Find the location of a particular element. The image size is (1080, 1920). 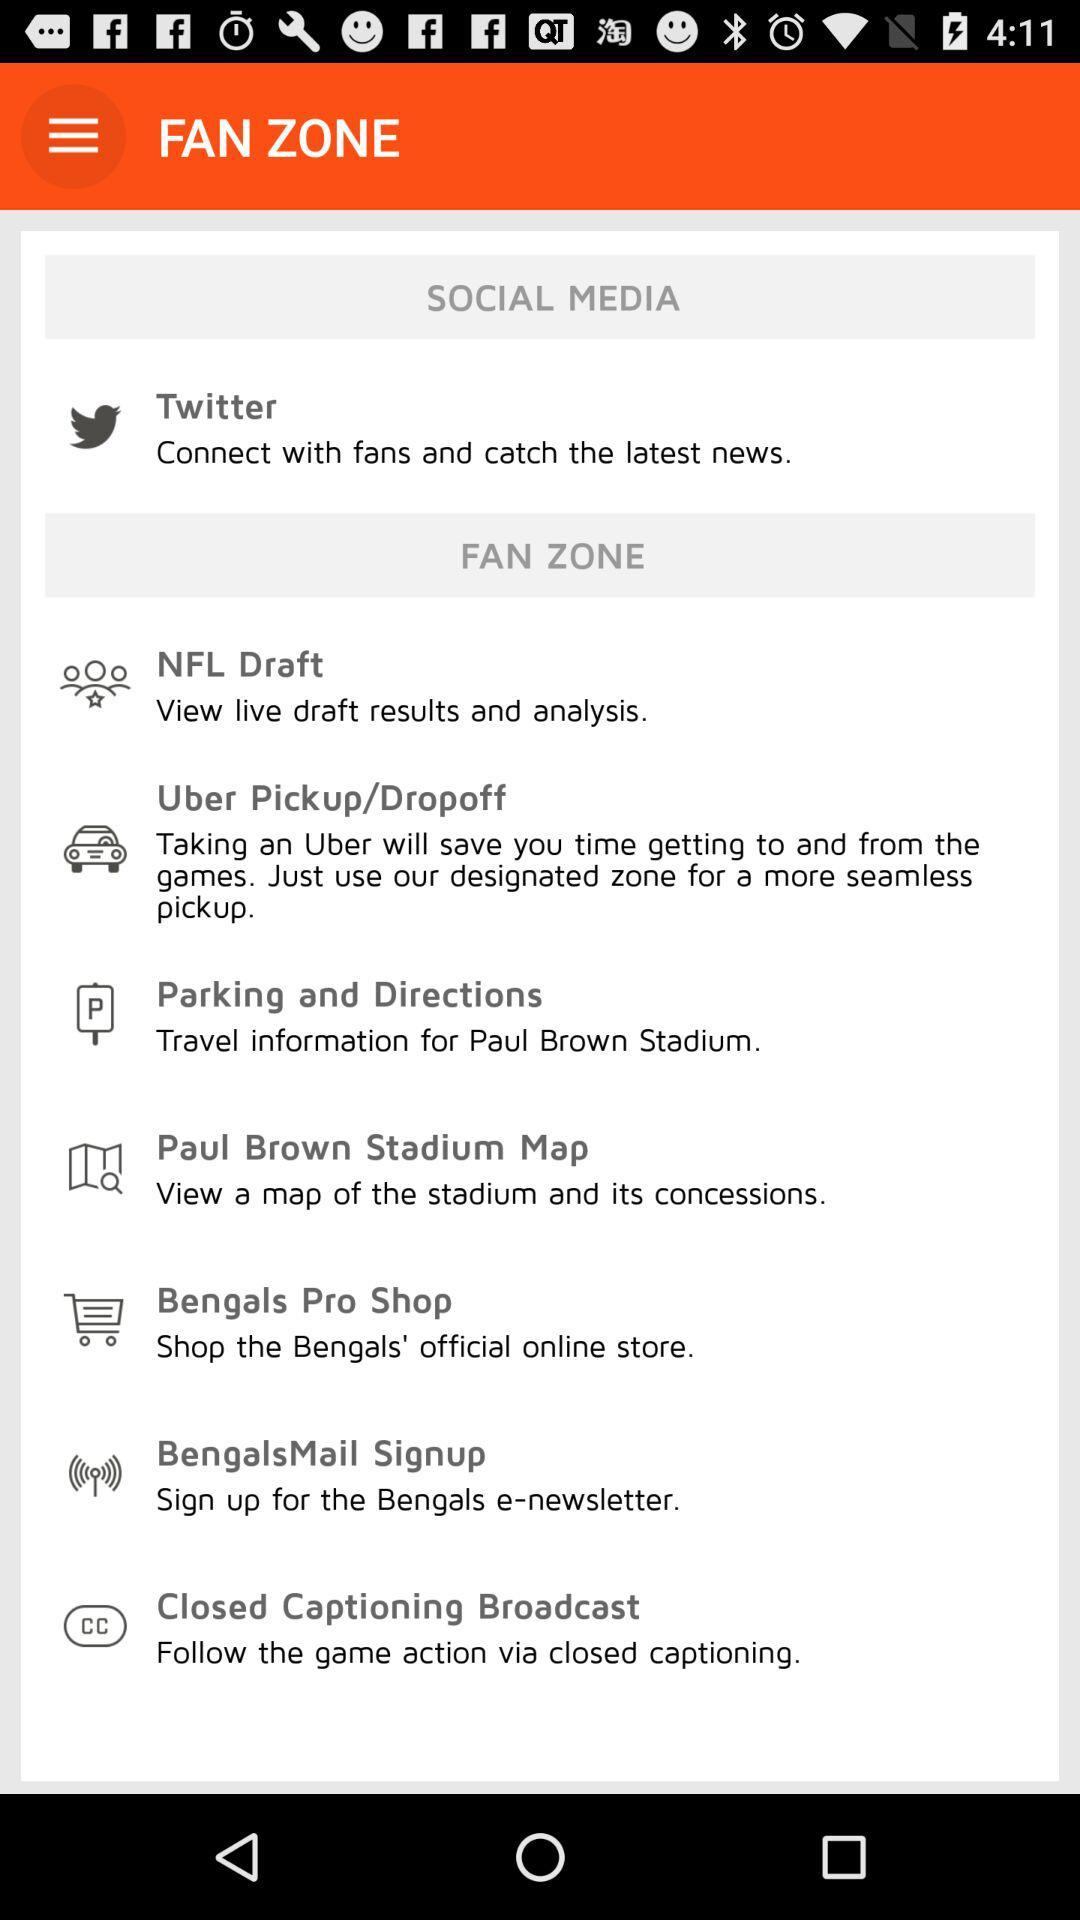

favorite is located at coordinates (72, 135).